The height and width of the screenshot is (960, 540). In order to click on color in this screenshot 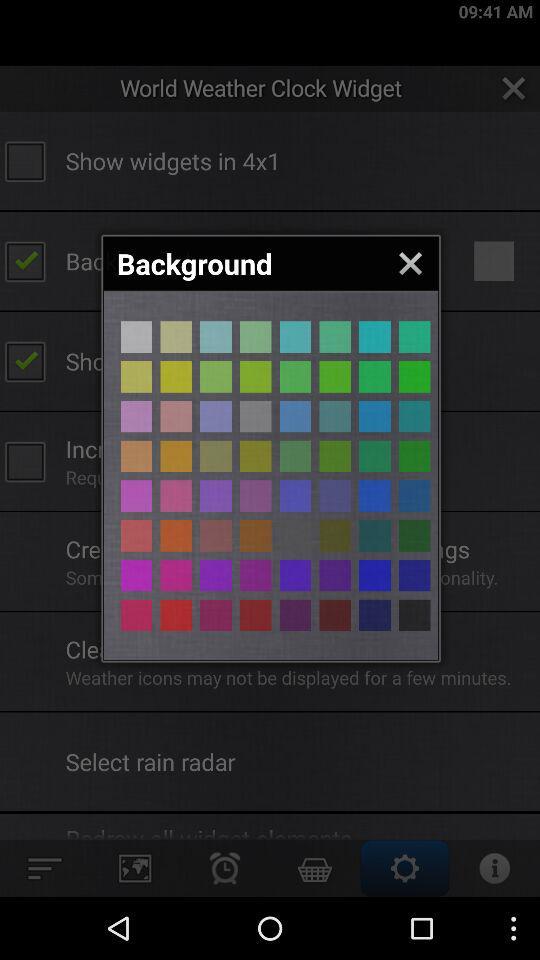, I will do `click(294, 534)`.